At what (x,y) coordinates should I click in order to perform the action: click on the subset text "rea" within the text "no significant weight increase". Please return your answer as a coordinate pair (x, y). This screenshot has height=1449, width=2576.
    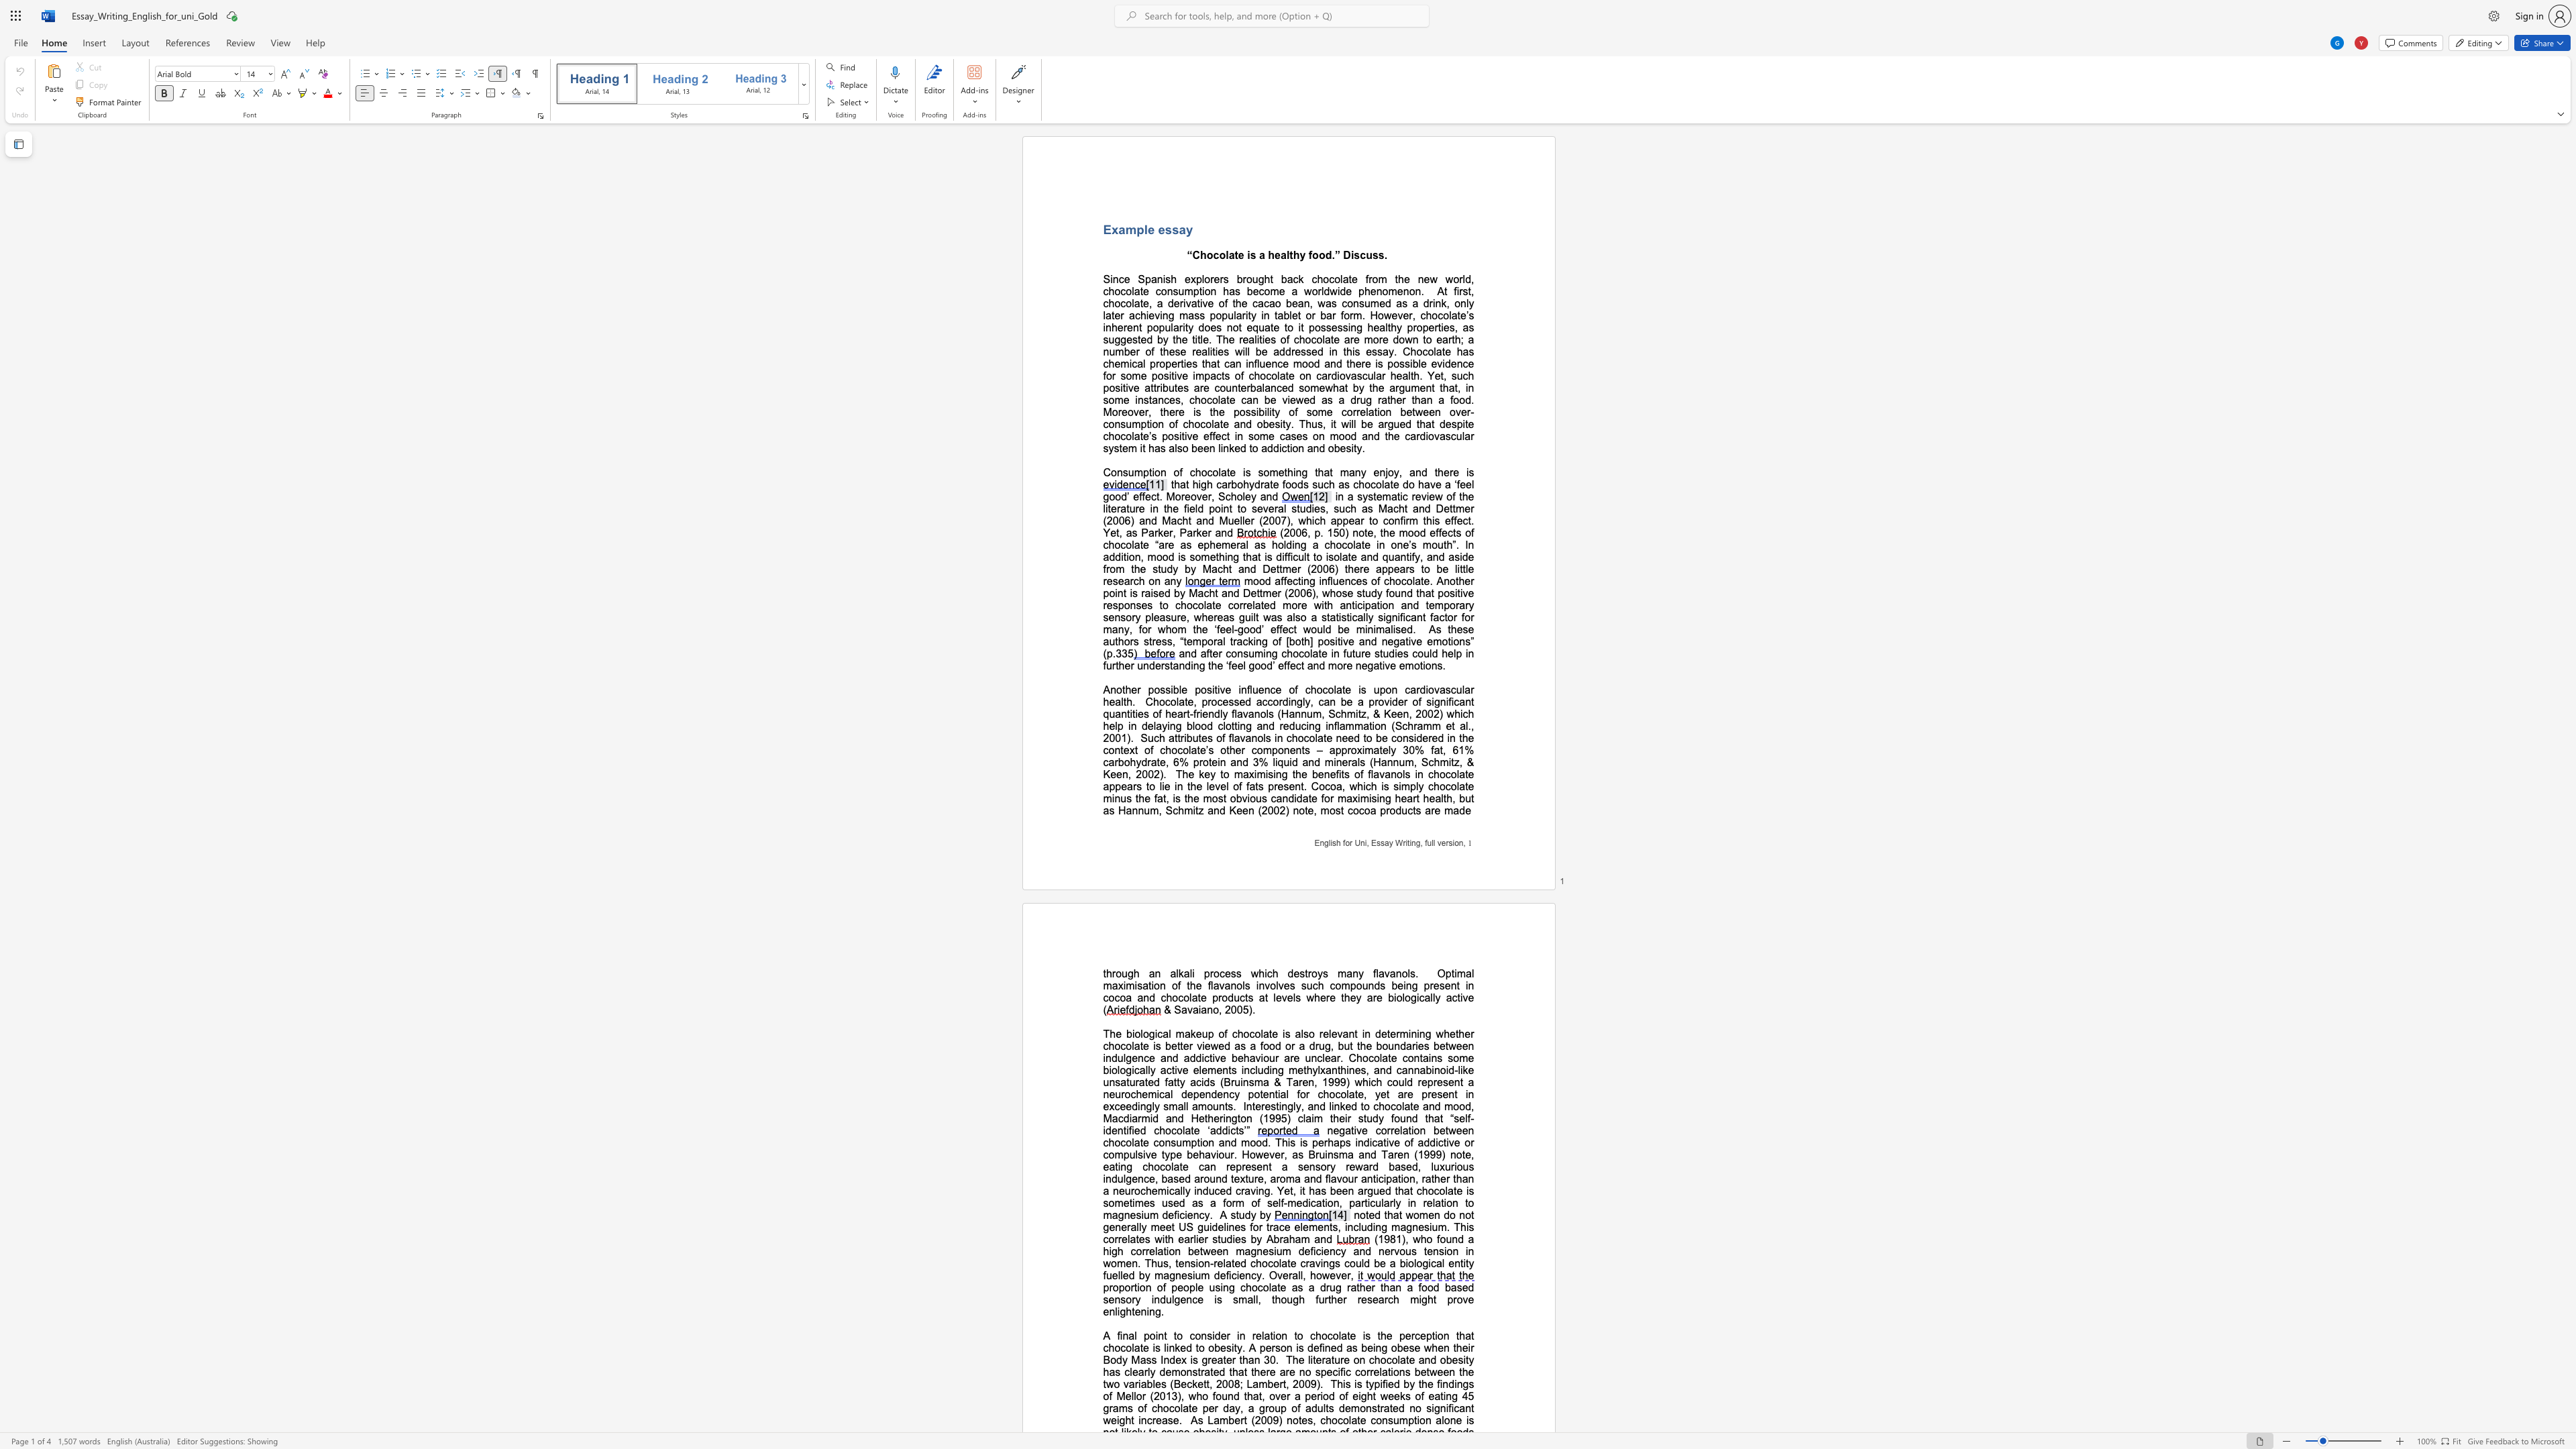
    Looking at the image, I should click on (1150, 1419).